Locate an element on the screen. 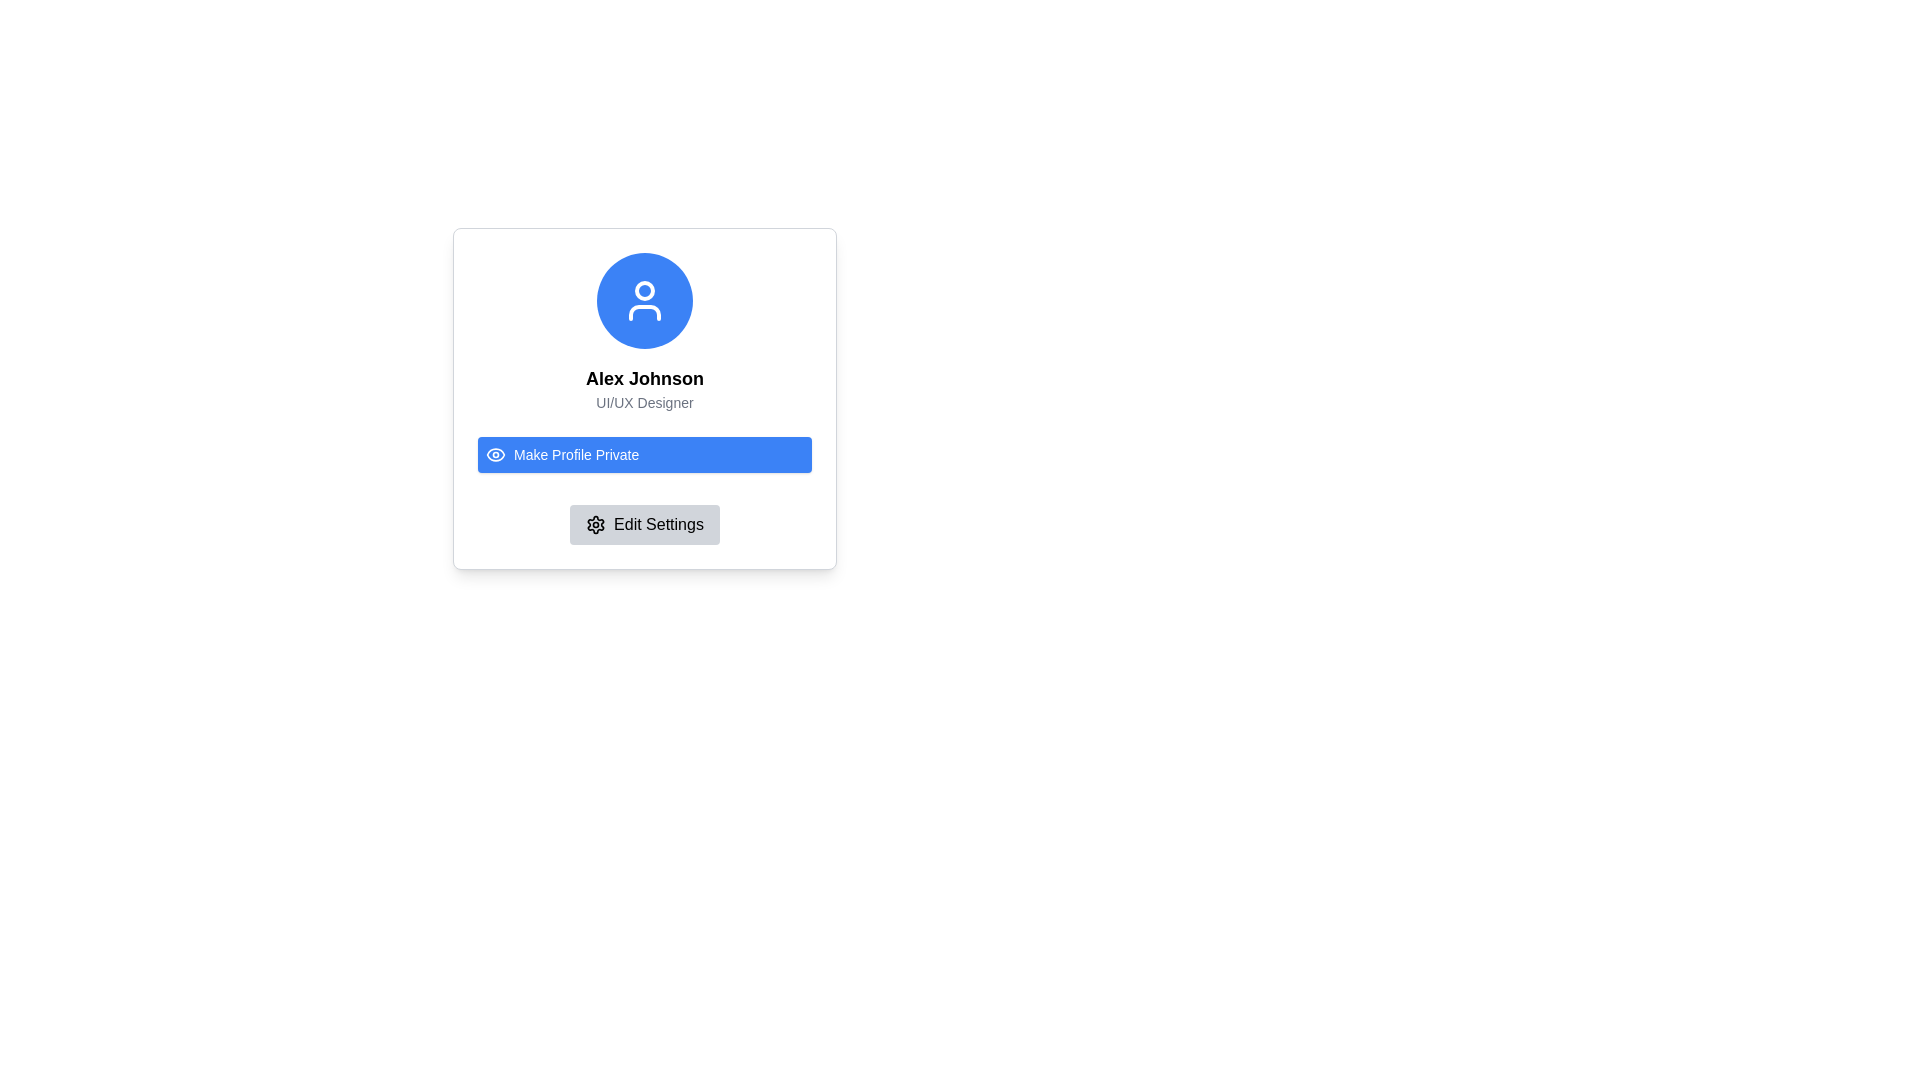 This screenshot has width=1920, height=1080. the settings button located below the 'Make Profile Private' button within the profile card of 'Alex Johnson, UI/UX Designer' to interact with it is located at coordinates (644, 523).